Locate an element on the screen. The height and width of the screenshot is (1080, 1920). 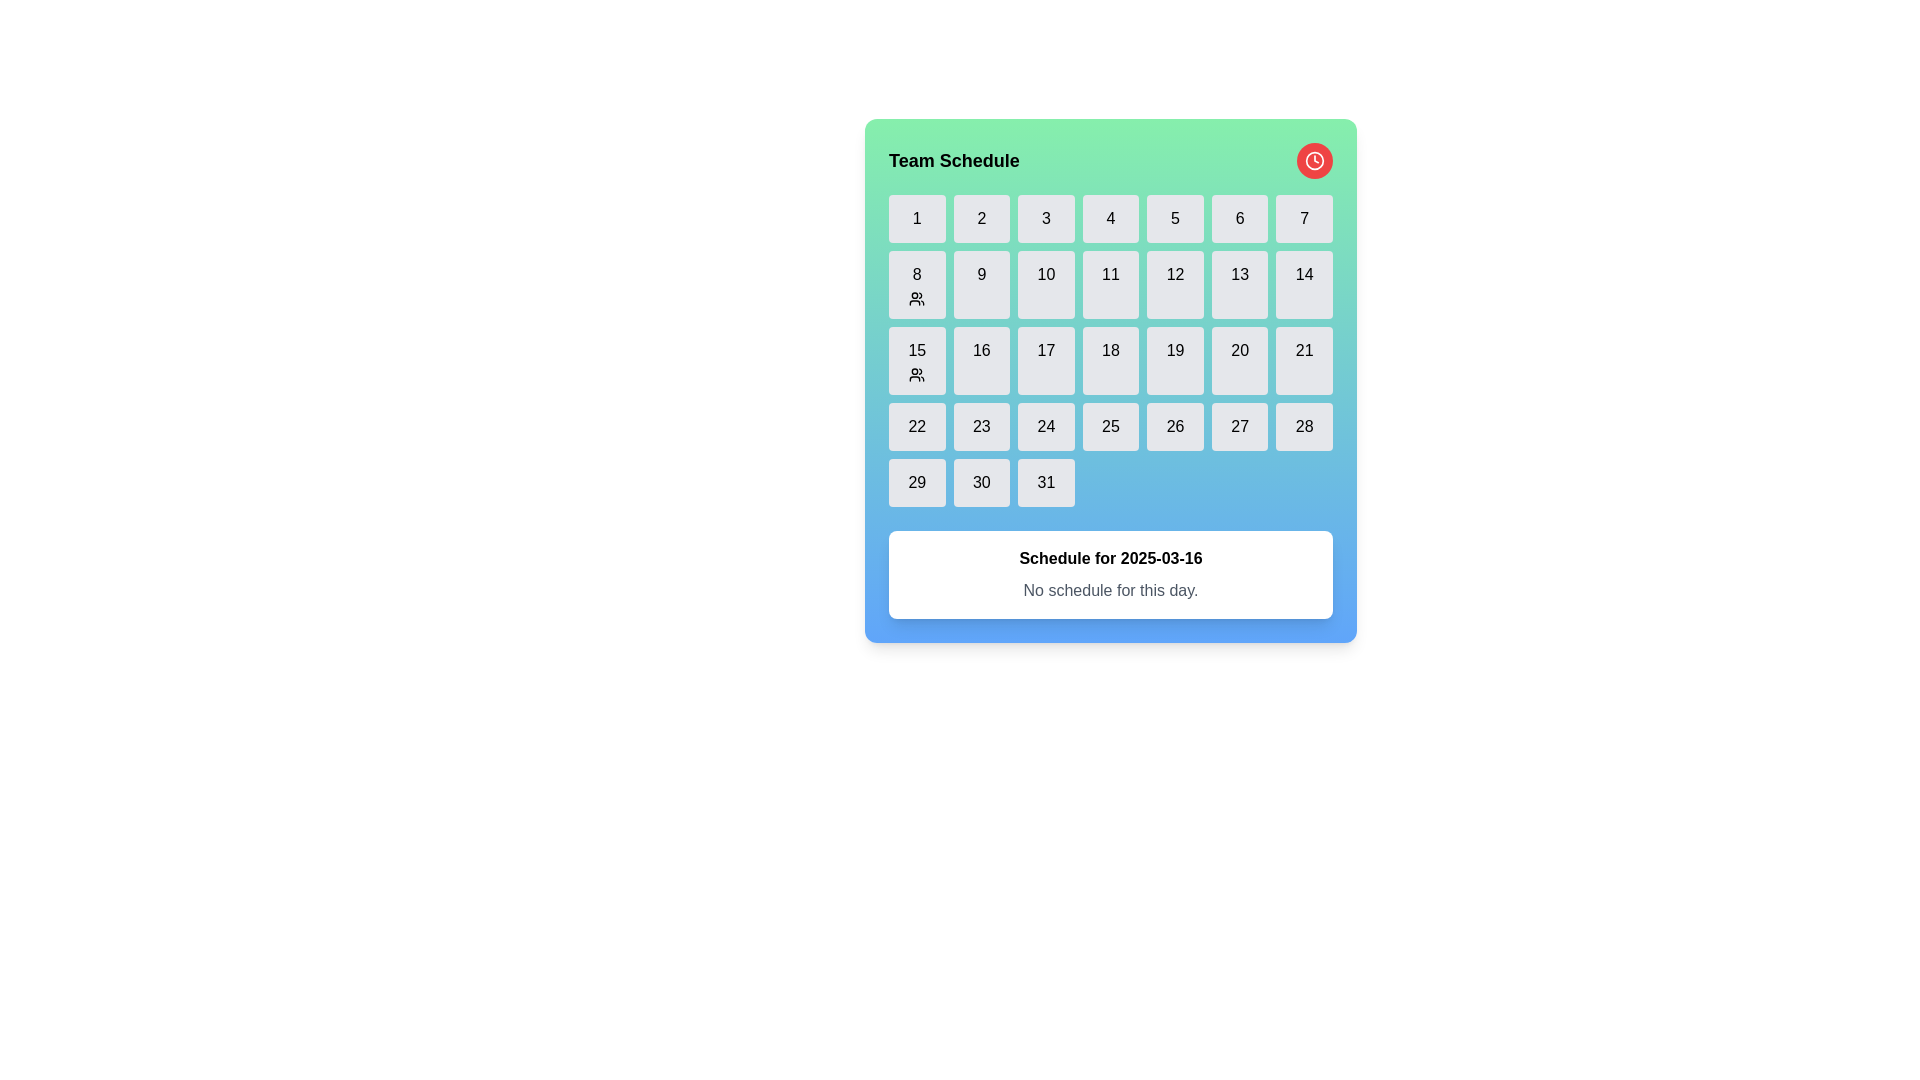
the Textual Number Label displaying the number '11', which indicates the 11th day of the month in the calendar grid layout is located at coordinates (1109, 274).